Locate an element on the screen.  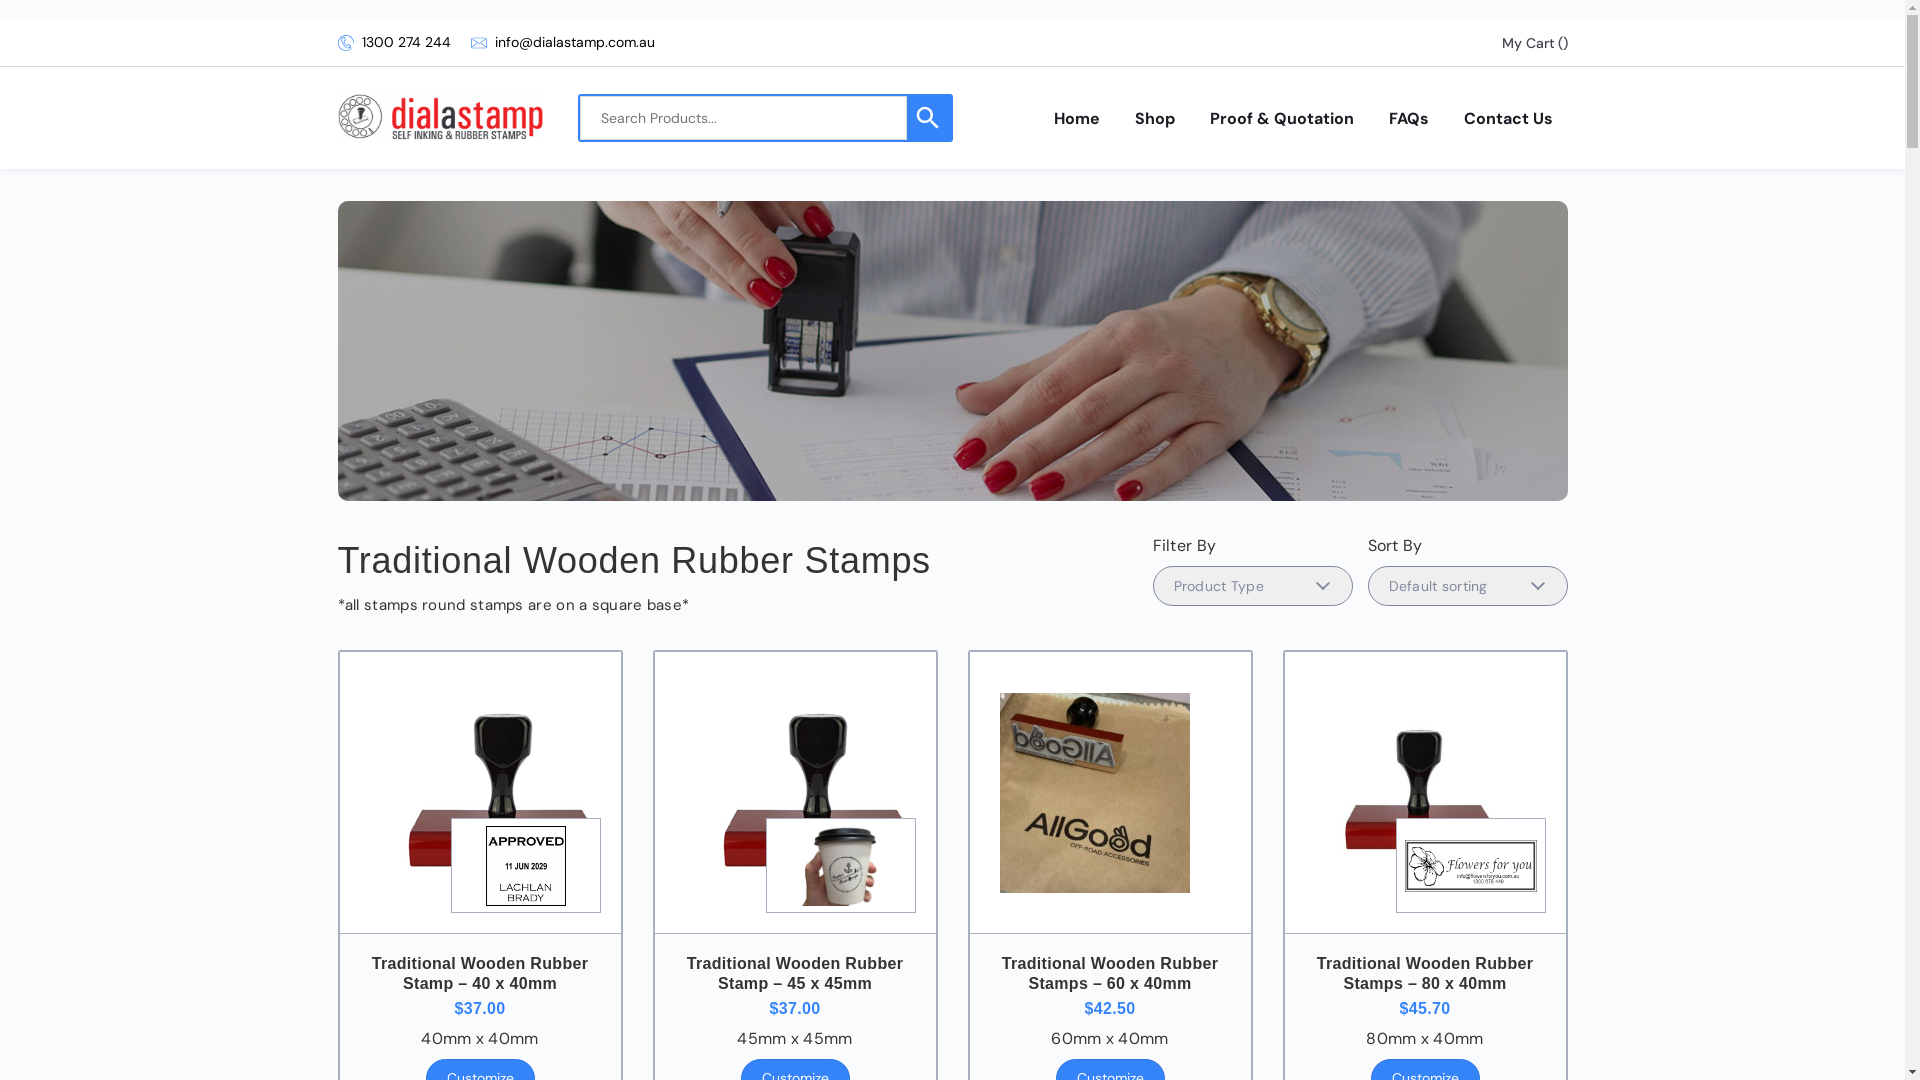
'Proof & Quotation' is located at coordinates (1281, 118).